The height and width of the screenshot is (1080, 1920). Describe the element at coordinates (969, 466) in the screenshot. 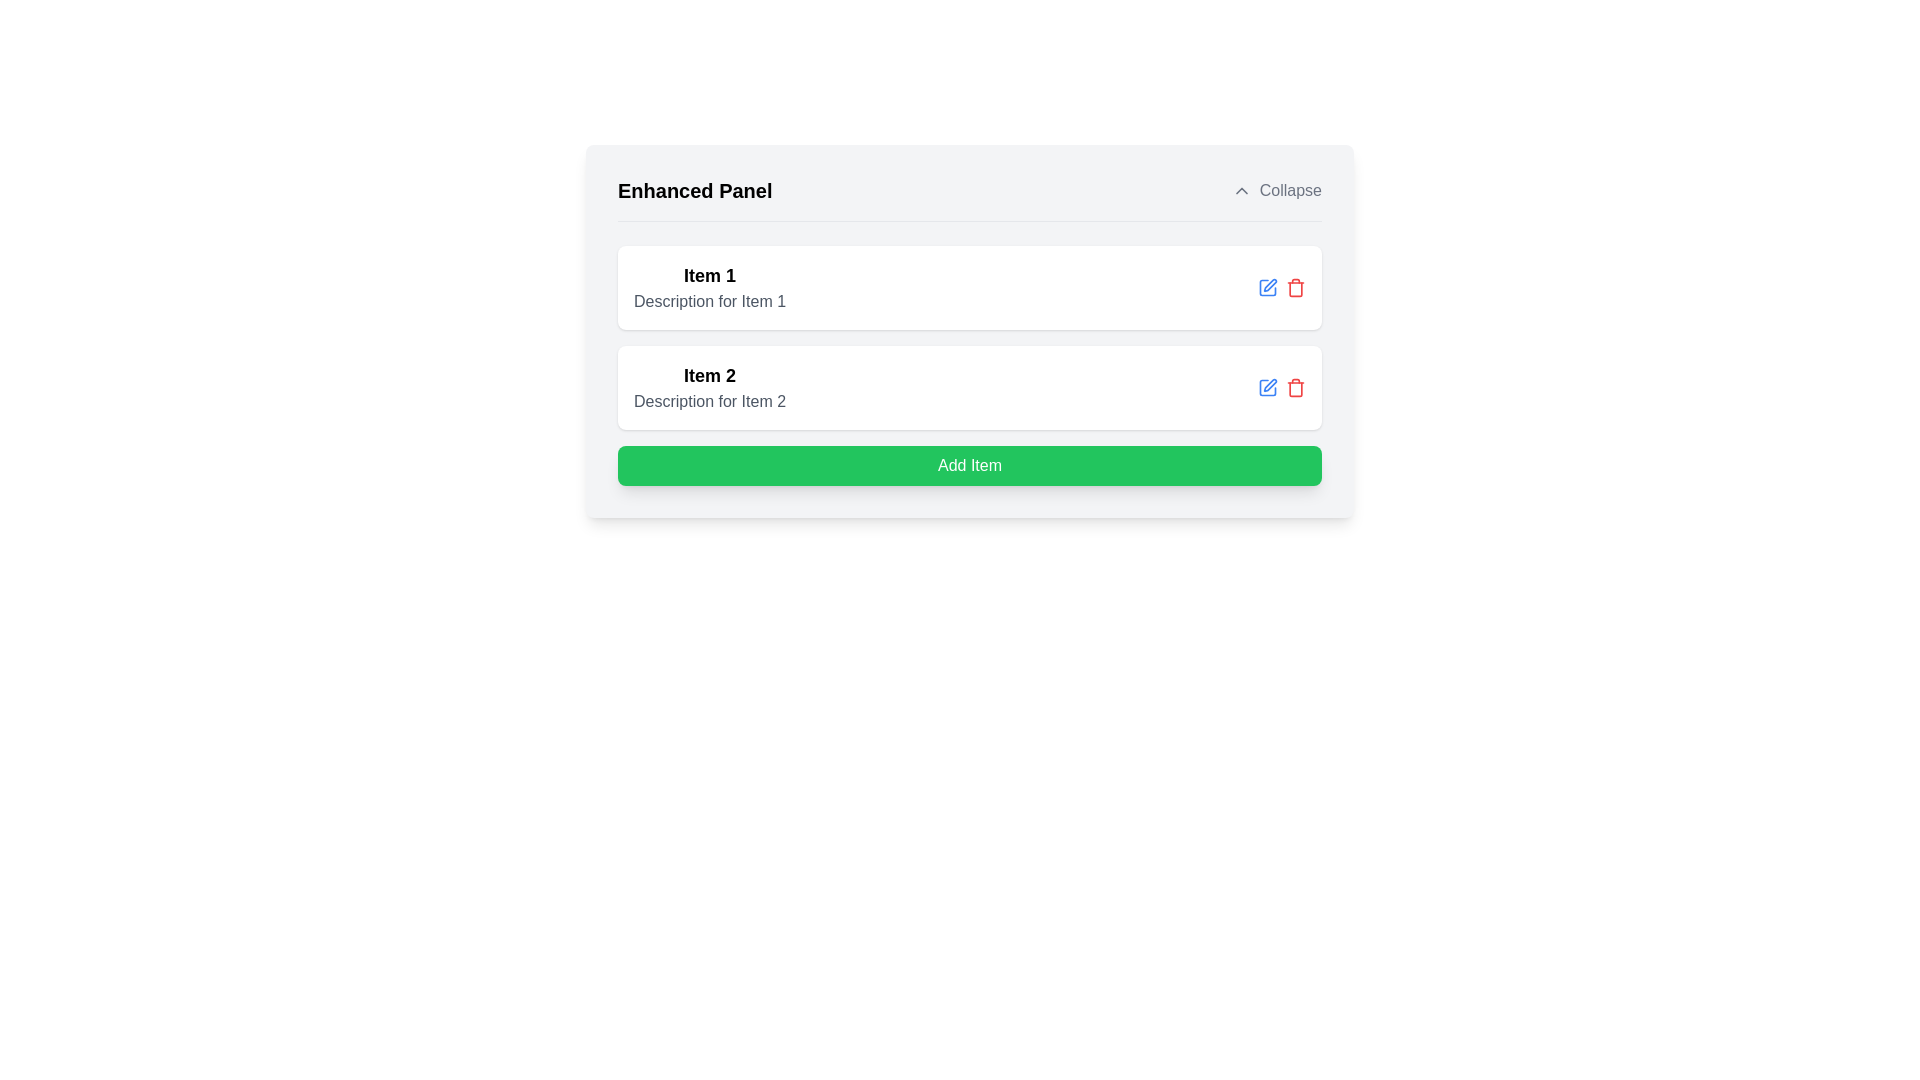

I see `the green 'Add Item' button with white text` at that location.